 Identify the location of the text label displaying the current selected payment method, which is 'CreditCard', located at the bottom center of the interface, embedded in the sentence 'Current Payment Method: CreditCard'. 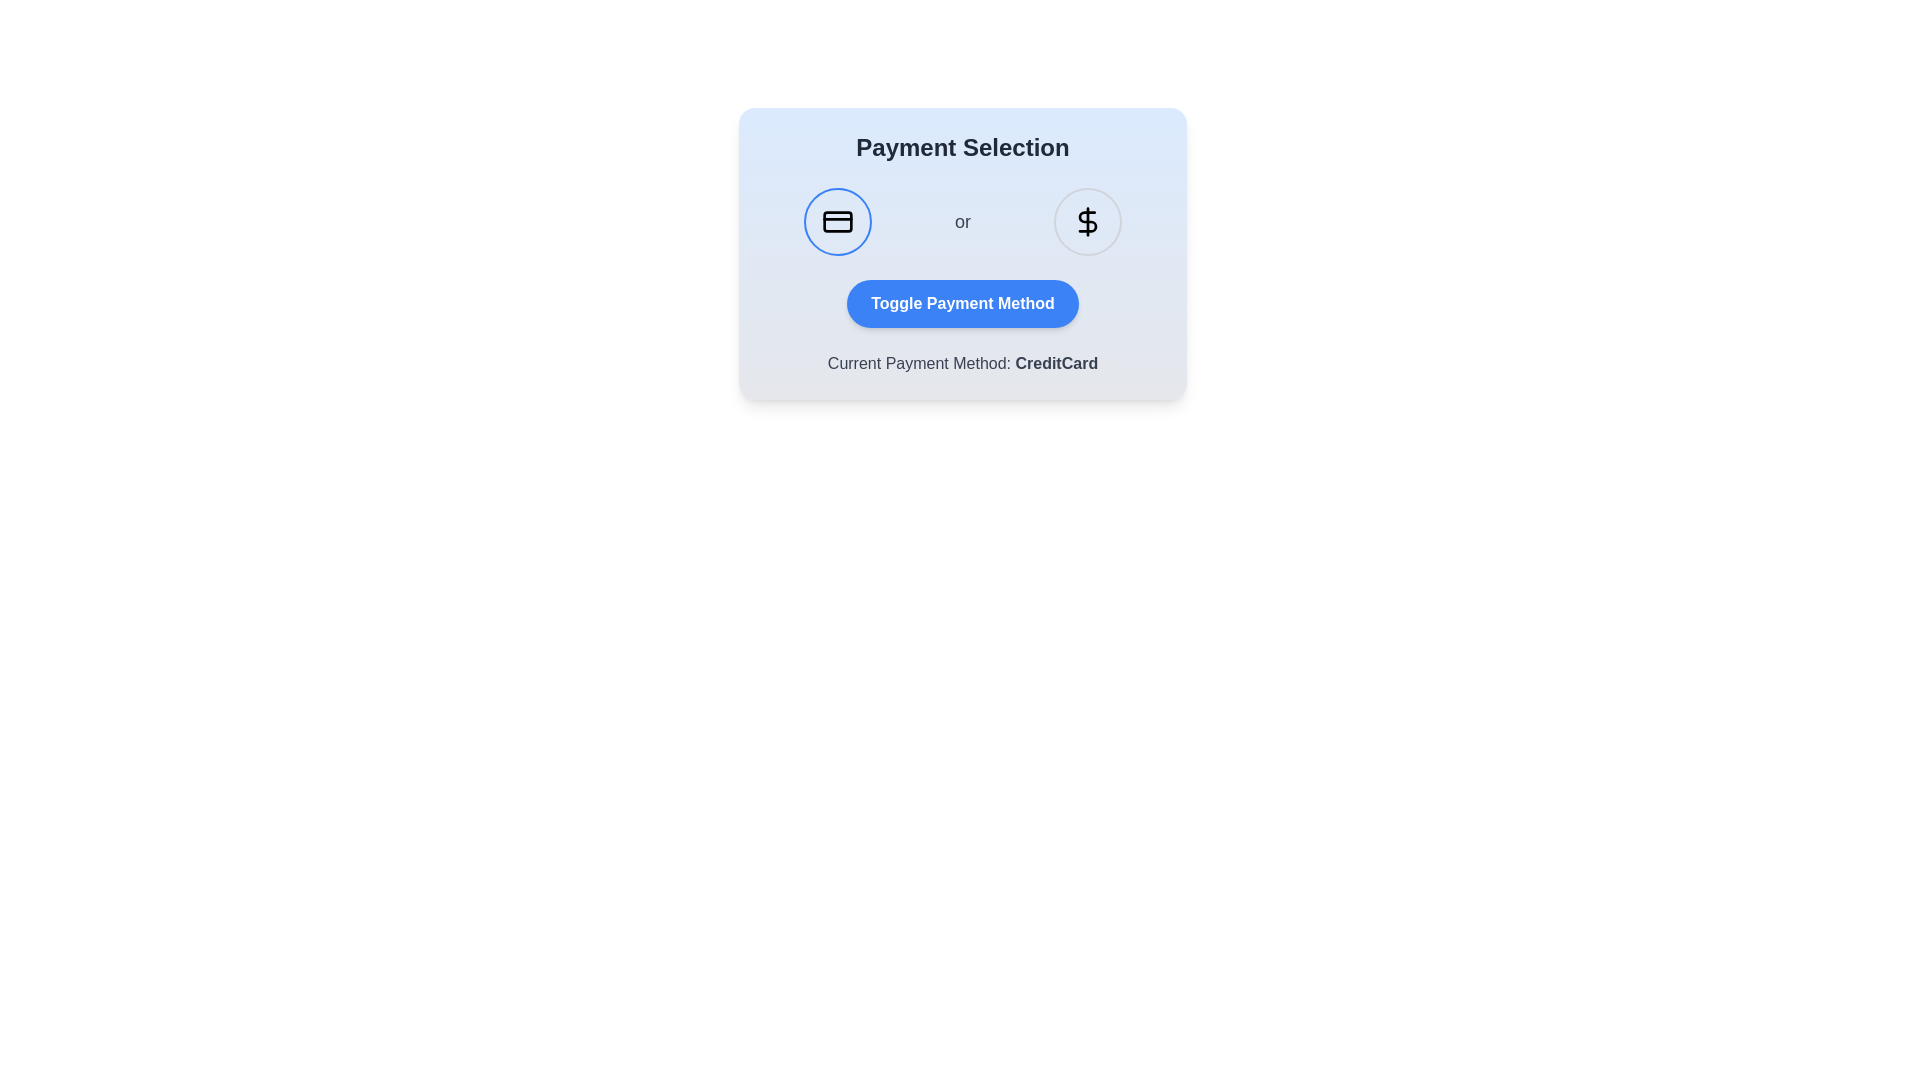
(1055, 363).